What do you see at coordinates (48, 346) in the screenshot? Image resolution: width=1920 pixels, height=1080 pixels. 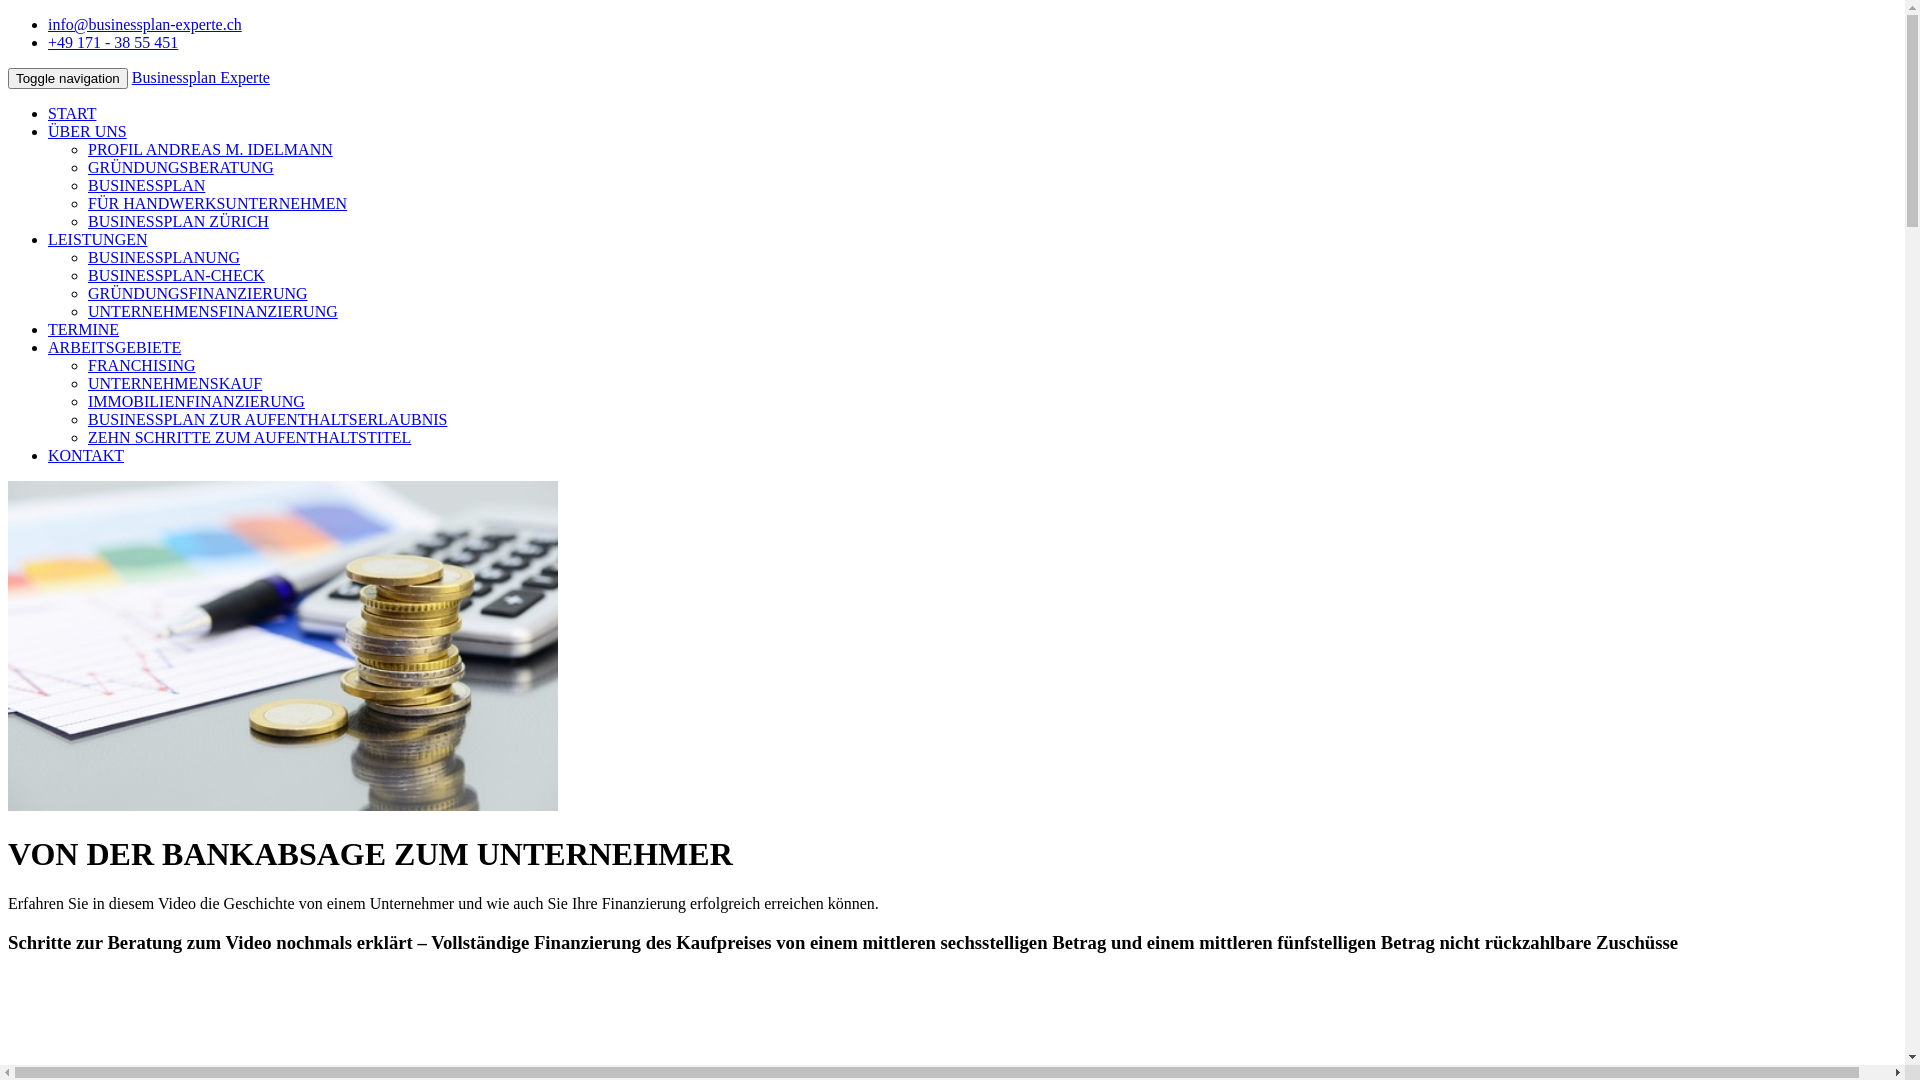 I see `'ARBEITSGEBIETE'` at bounding box center [48, 346].